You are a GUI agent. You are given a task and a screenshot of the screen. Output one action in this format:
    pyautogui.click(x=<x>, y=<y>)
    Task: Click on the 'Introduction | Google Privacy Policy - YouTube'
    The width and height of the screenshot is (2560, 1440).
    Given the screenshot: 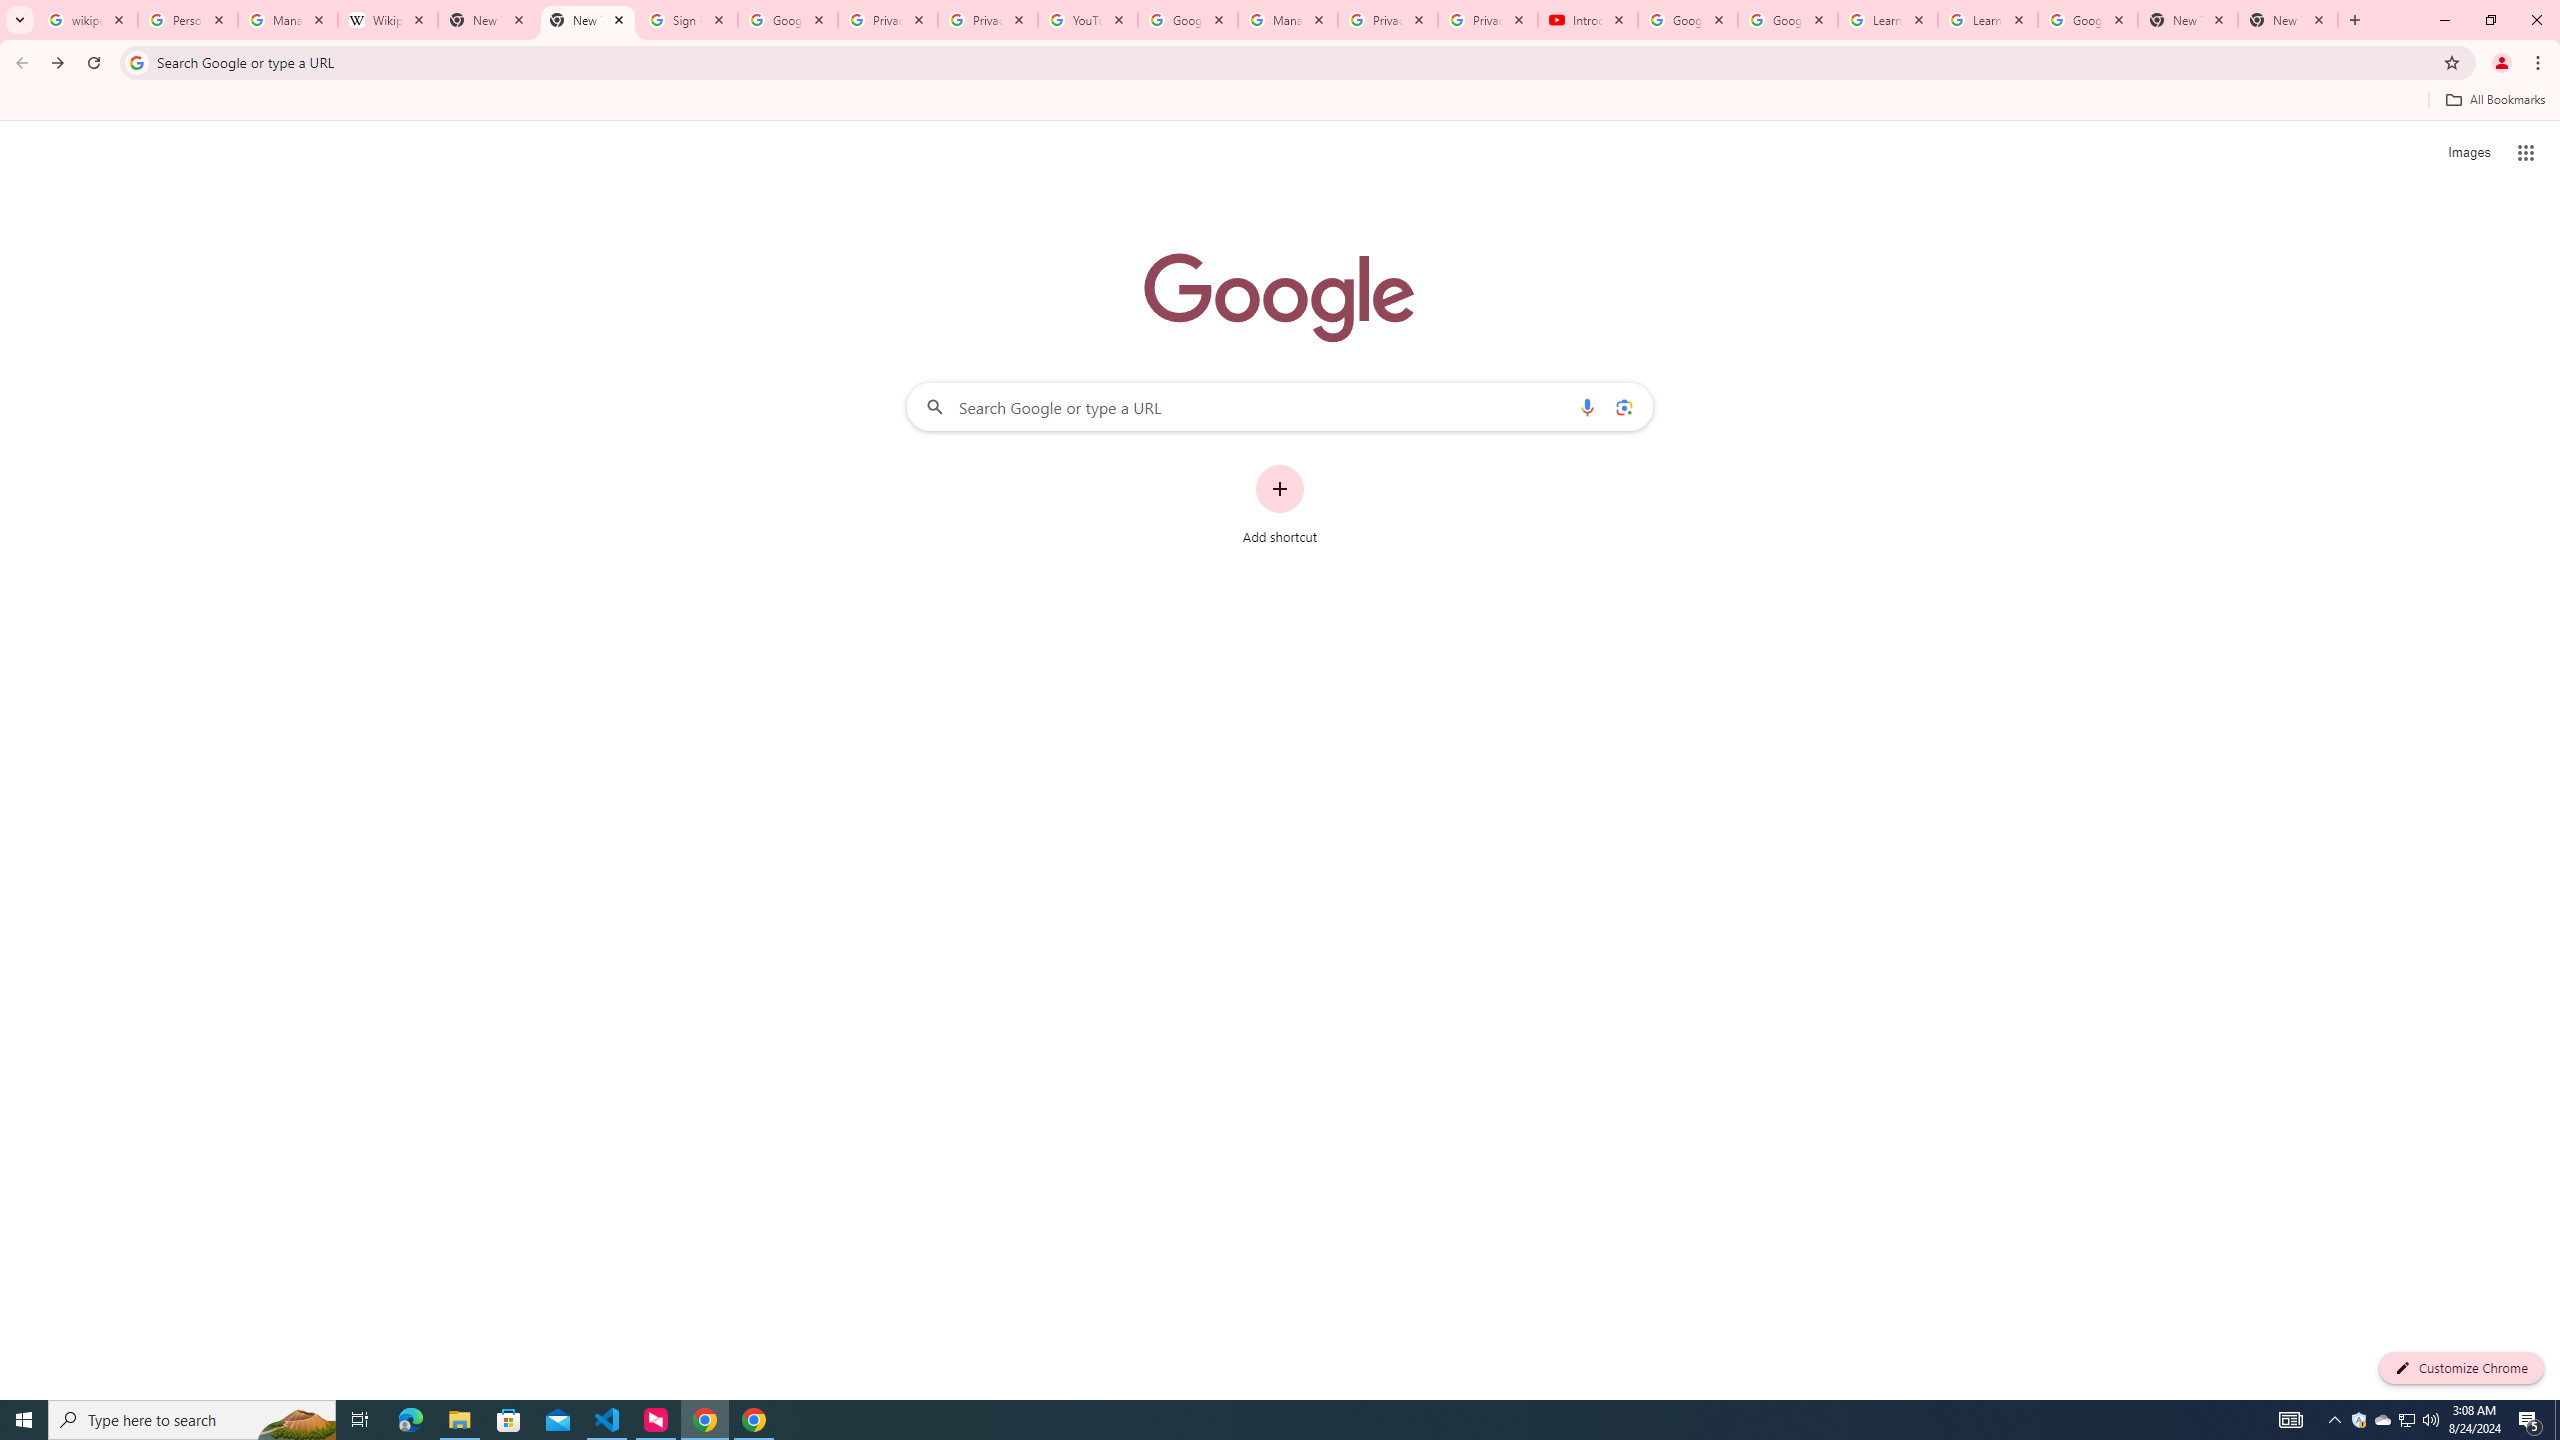 What is the action you would take?
    pyautogui.click(x=1586, y=19)
    